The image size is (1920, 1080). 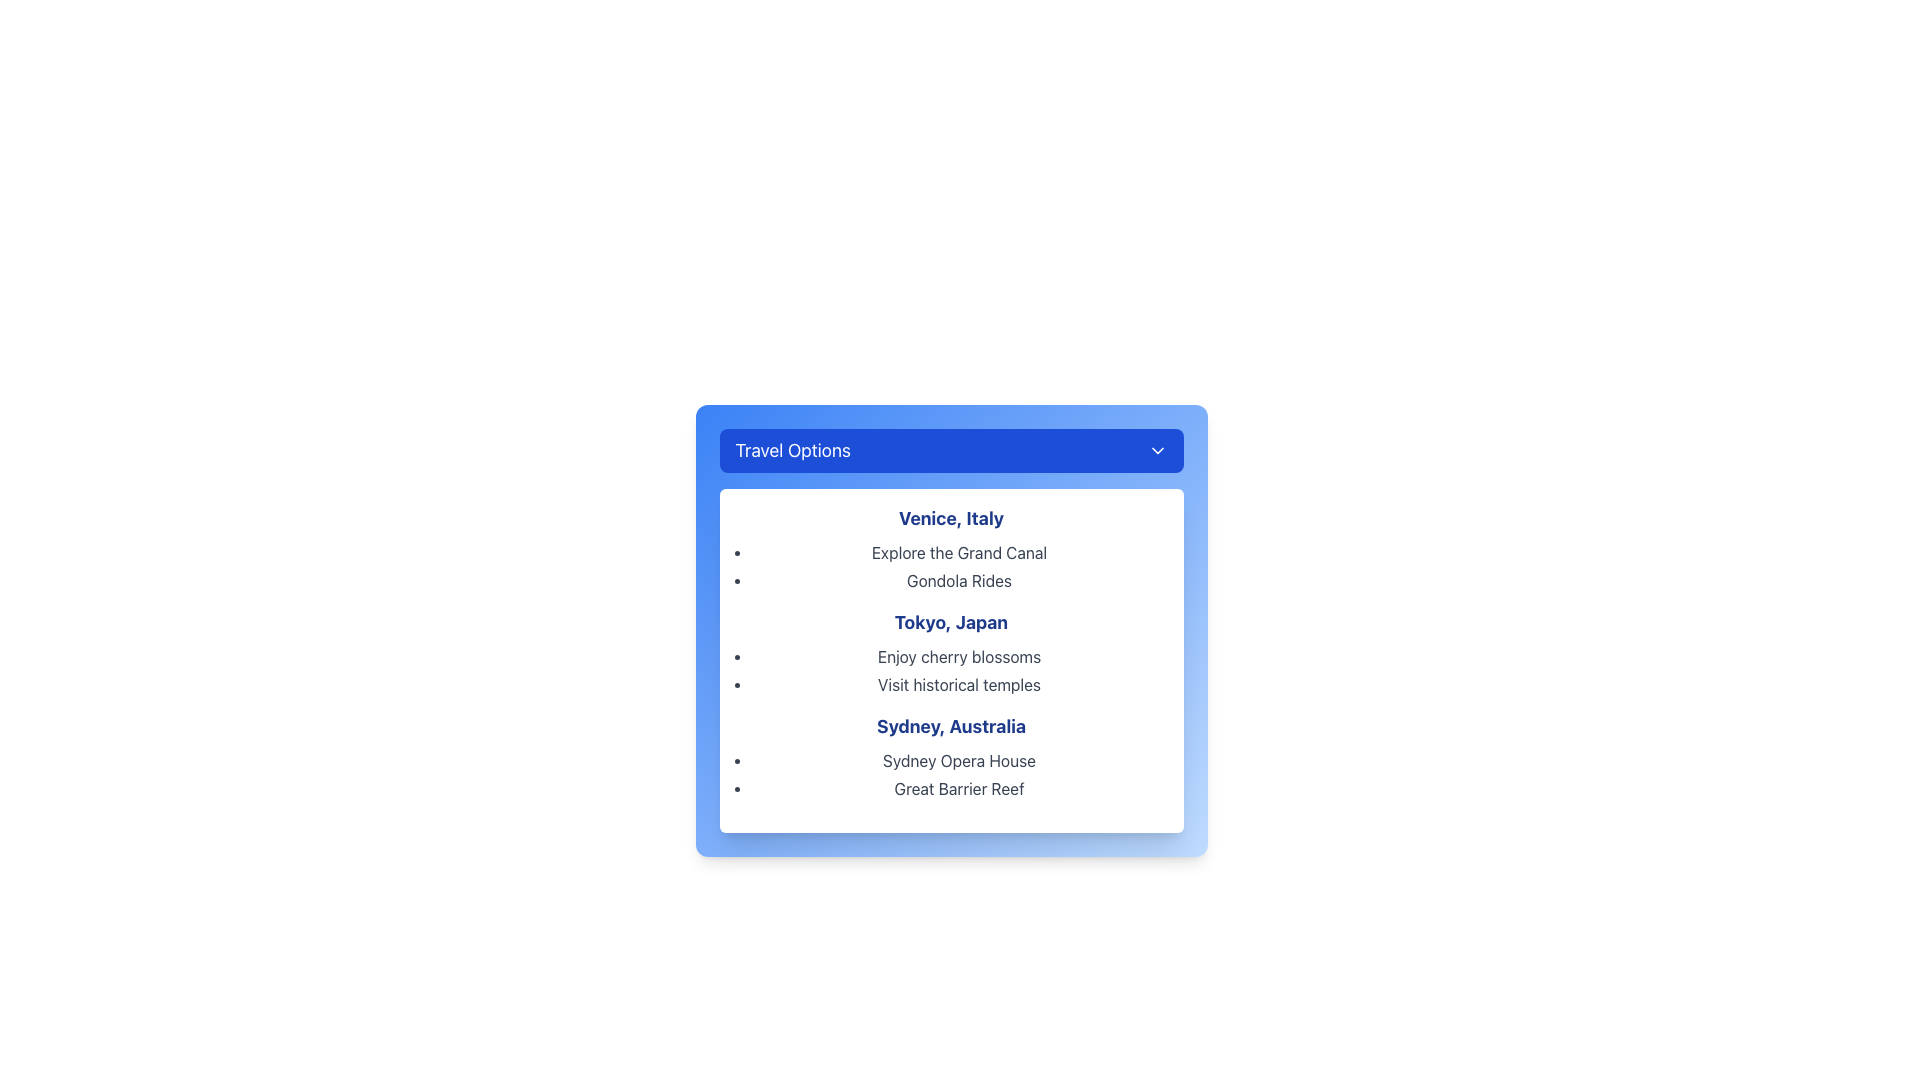 I want to click on the 'Sydney Opera House' text element, which is the first item in the list under the header 'Sydney, Australia', so click(x=958, y=760).